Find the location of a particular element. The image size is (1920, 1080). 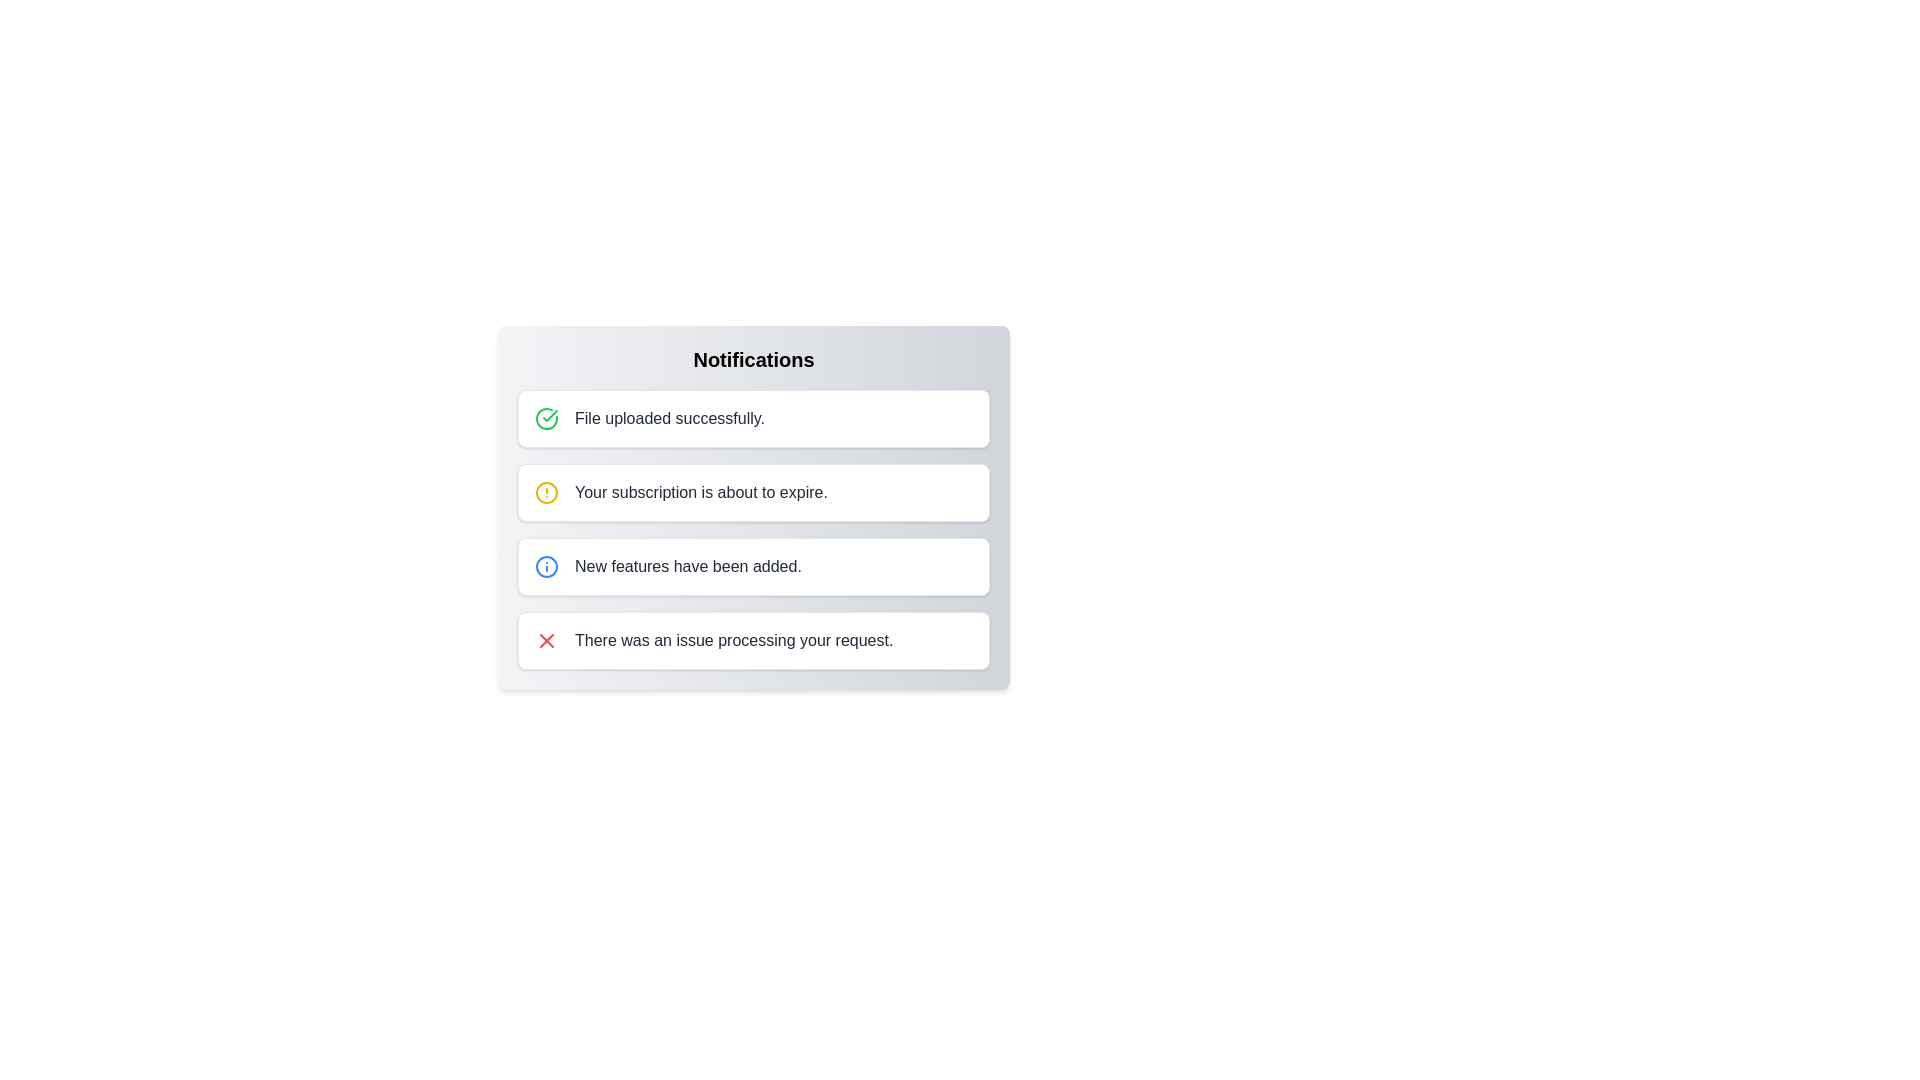

the 'X' icon indicating an issue in the notification list that is located to the left of the text 'There was an issue processing your request.' is located at coordinates (547, 640).